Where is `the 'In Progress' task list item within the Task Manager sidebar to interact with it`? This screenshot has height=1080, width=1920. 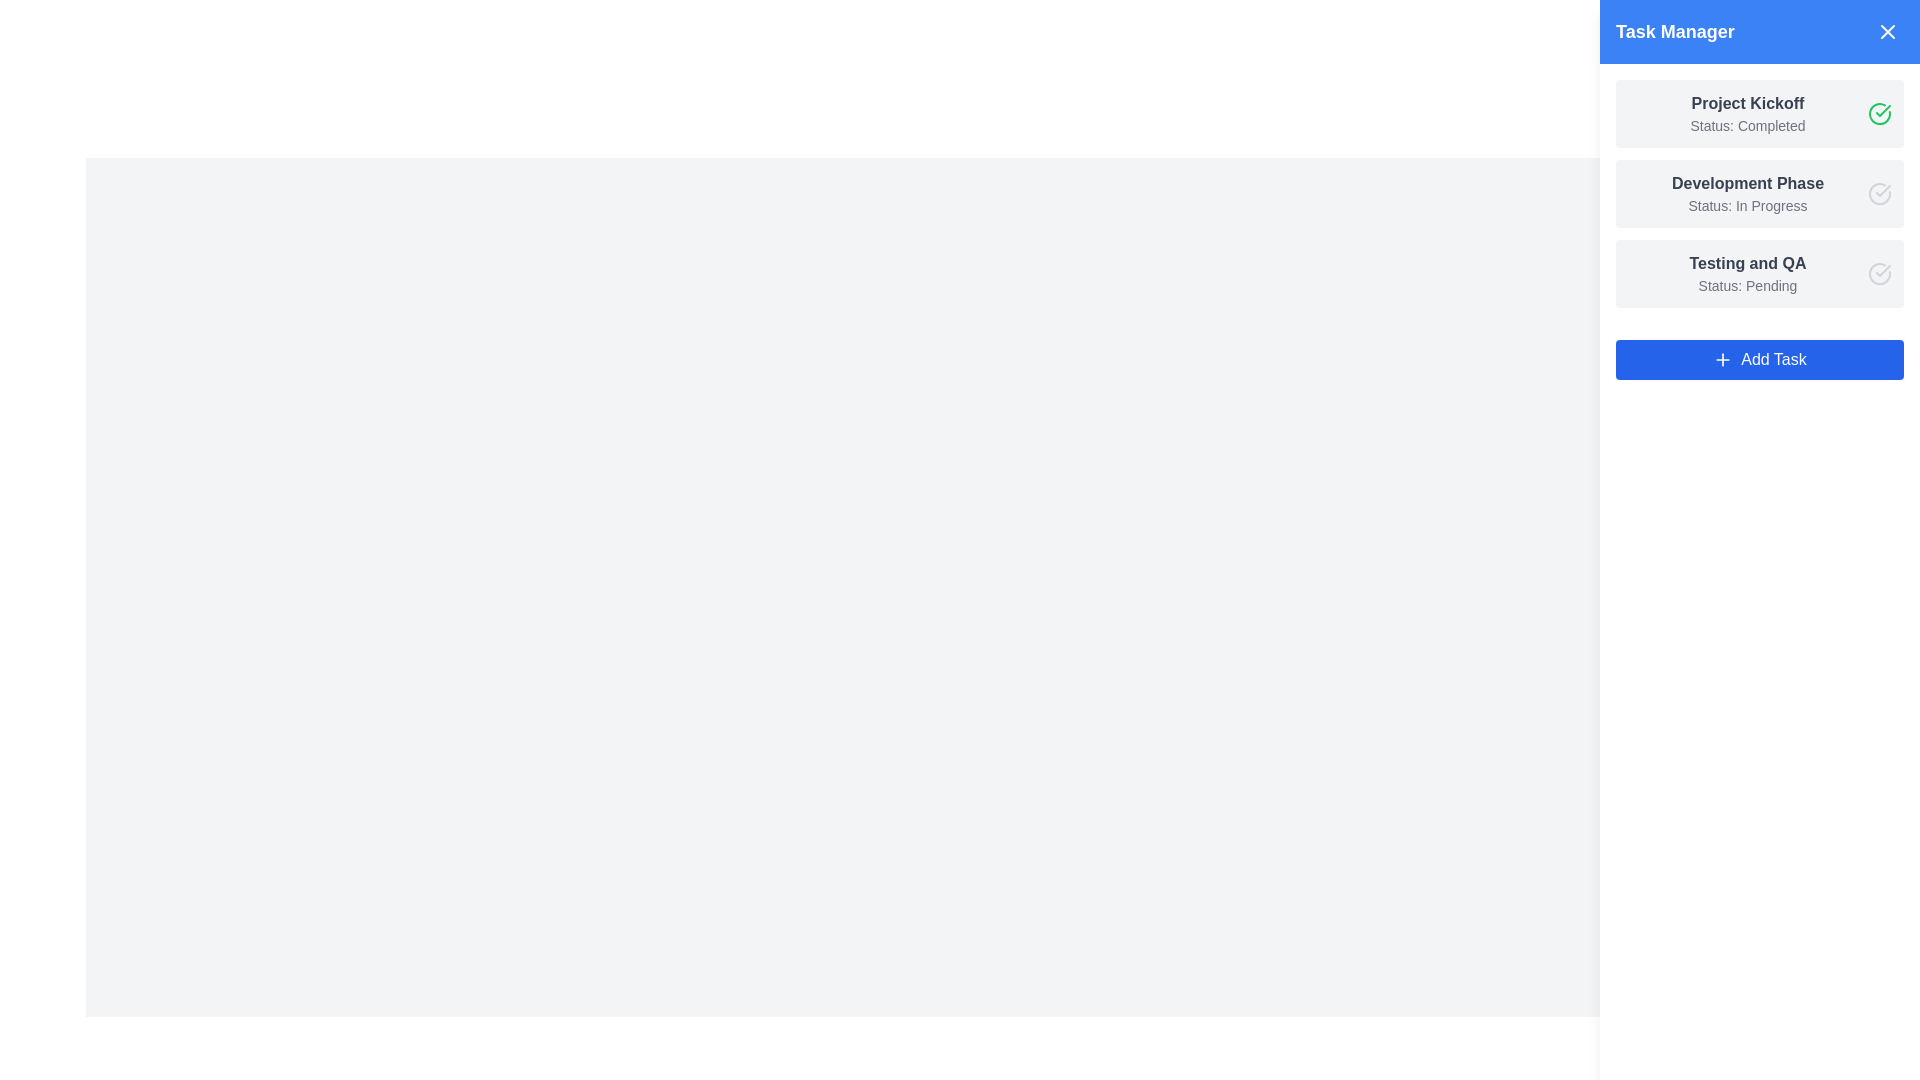
the 'In Progress' task list item within the Task Manager sidebar to interact with it is located at coordinates (1760, 193).